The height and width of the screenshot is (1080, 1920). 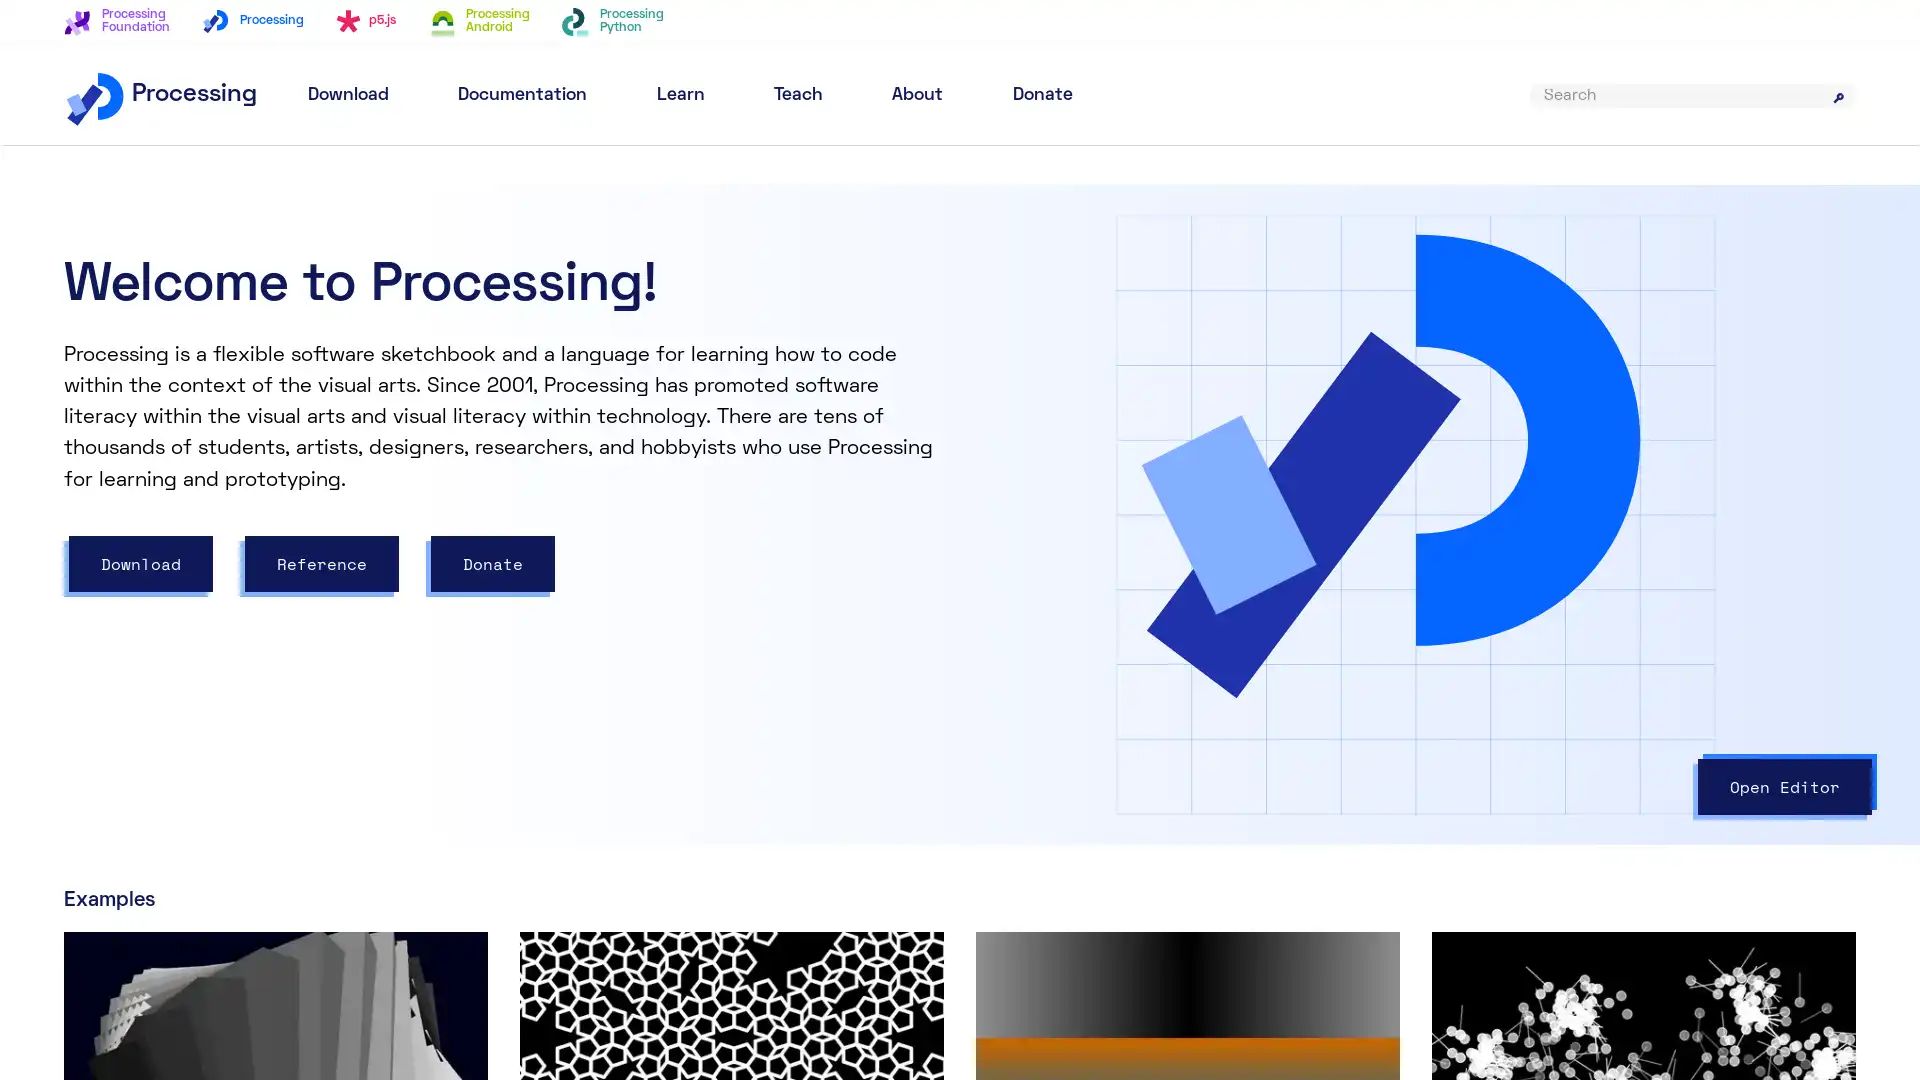 What do you see at coordinates (522, 94) in the screenshot?
I see `Documentation` at bounding box center [522, 94].